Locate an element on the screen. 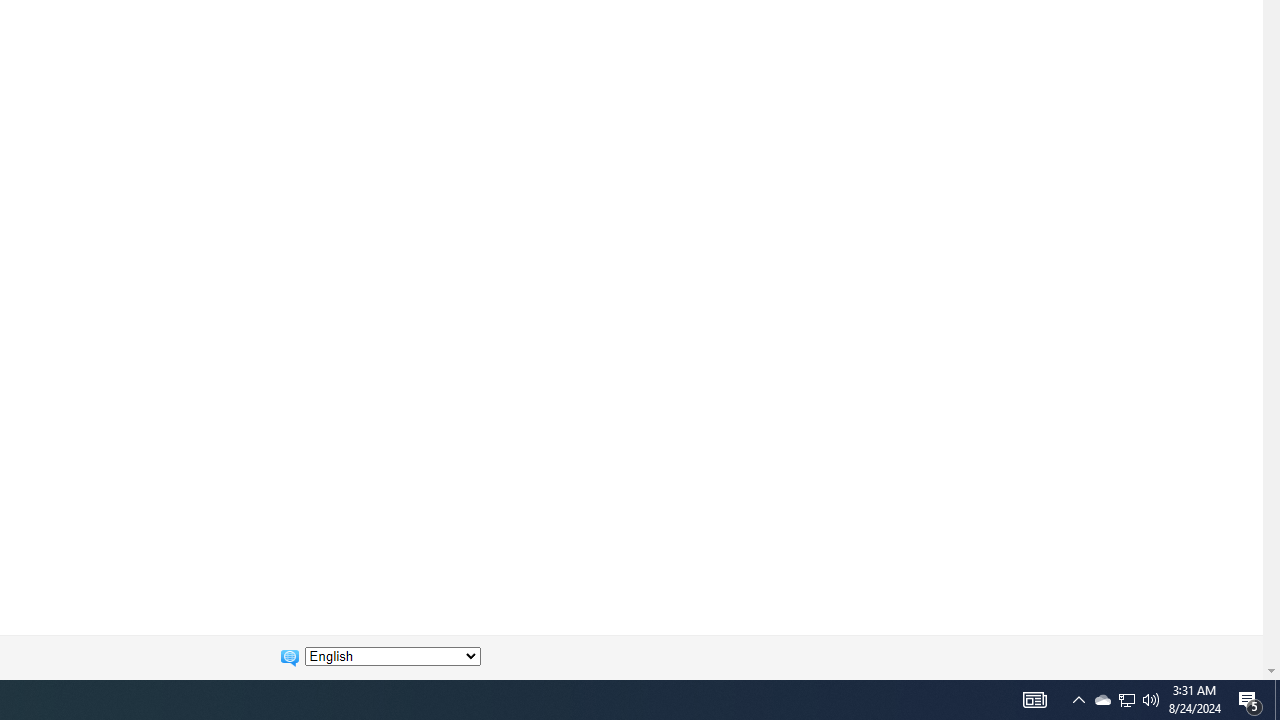 The height and width of the screenshot is (720, 1280). 'Change language:' is located at coordinates (392, 656).